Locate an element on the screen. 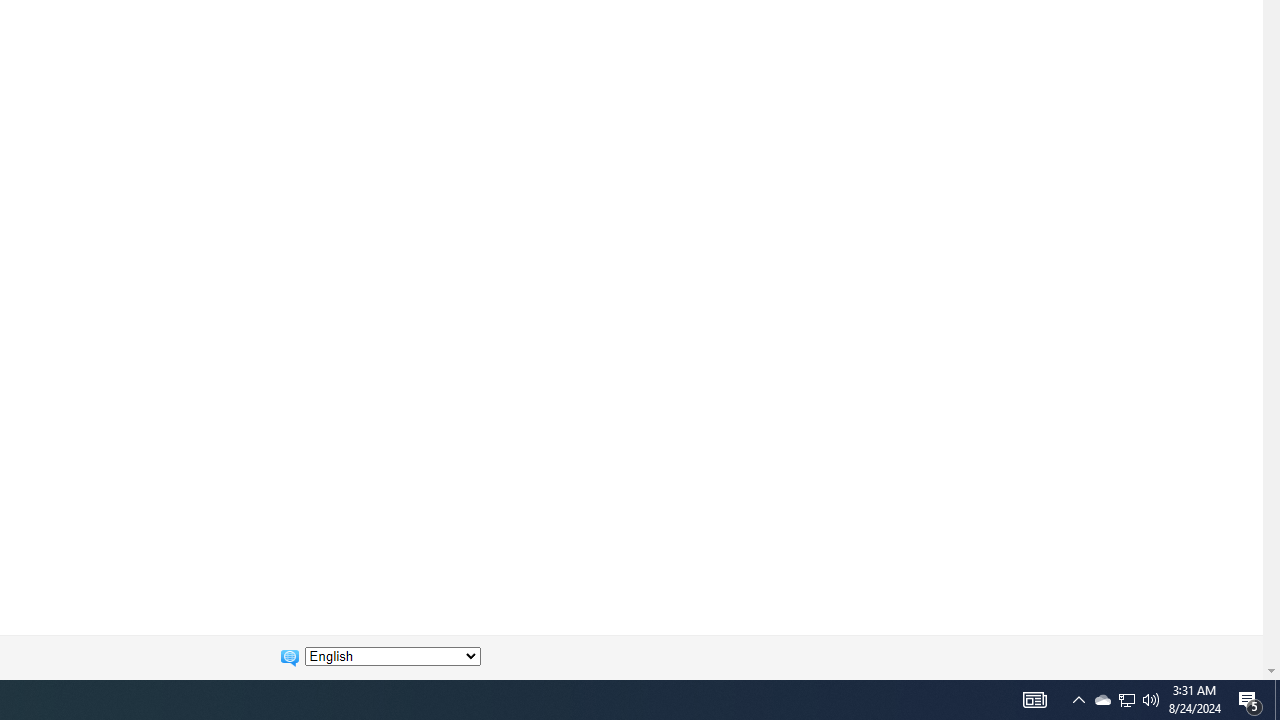 The height and width of the screenshot is (720, 1280). 'Change language:' is located at coordinates (392, 656).